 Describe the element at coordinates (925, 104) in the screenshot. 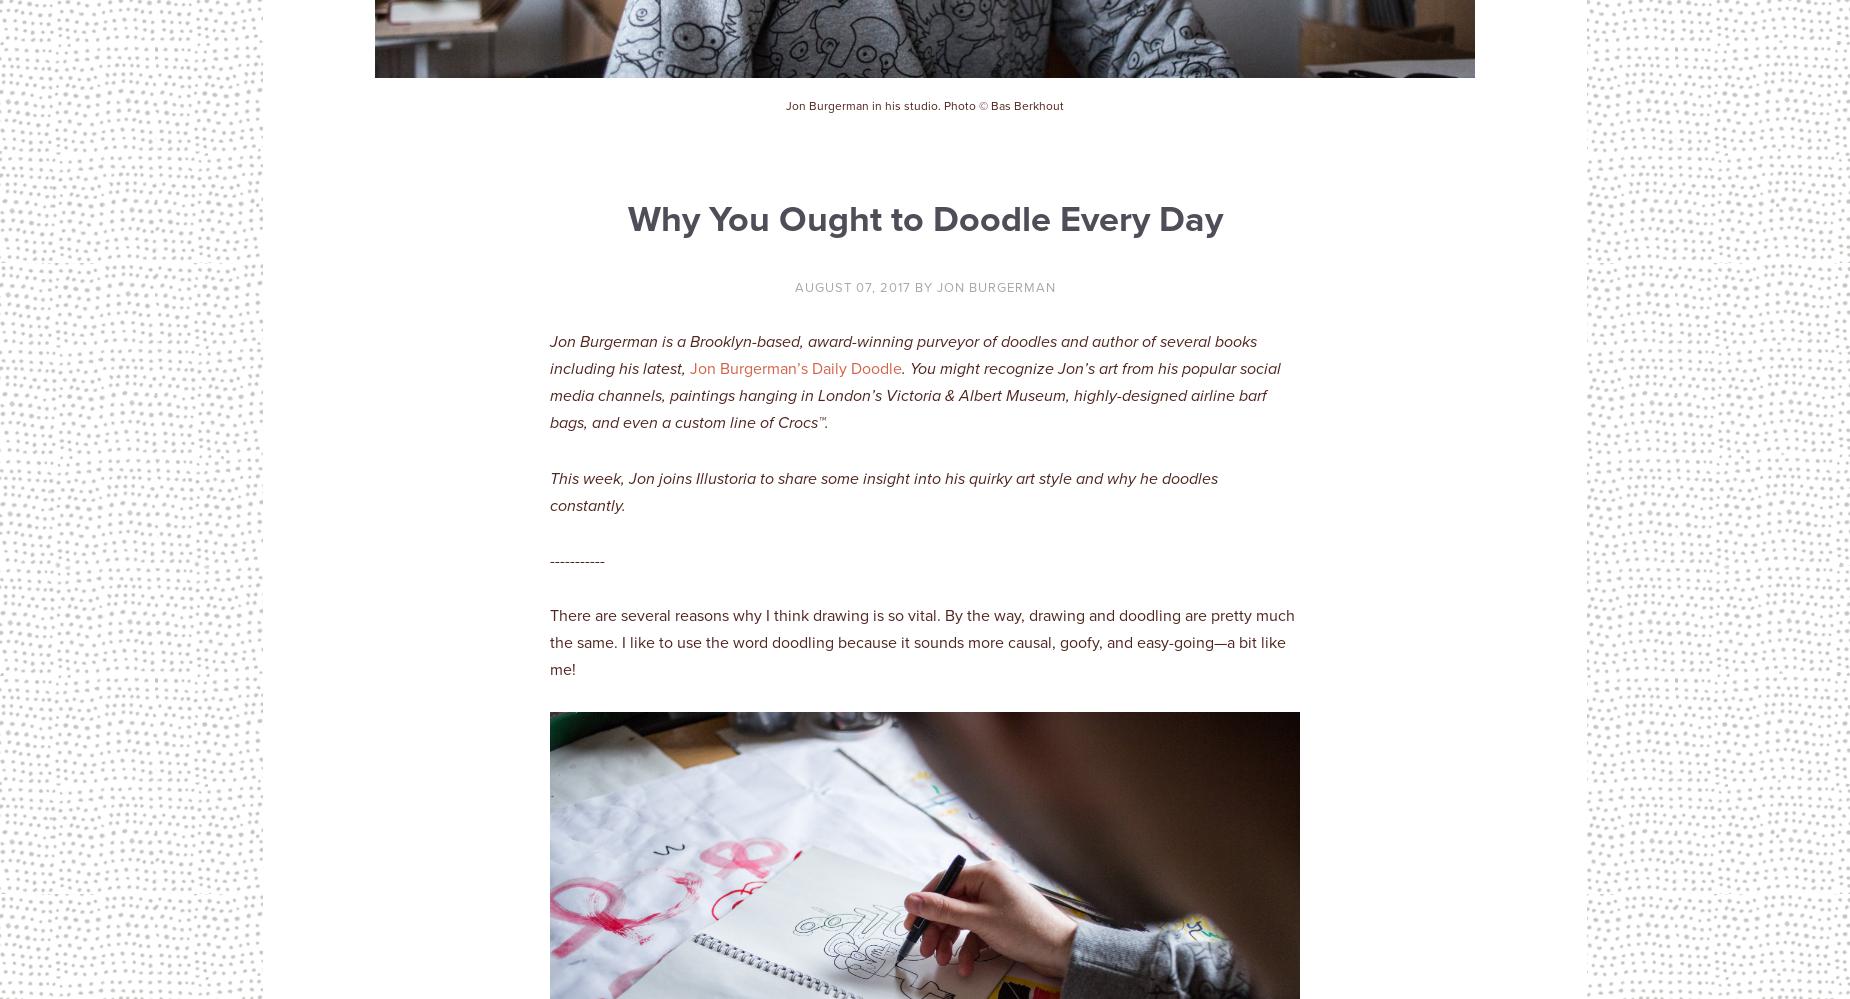

I see `'Jon Burgerman in his studio. Photo © Bas Berkhout'` at that location.